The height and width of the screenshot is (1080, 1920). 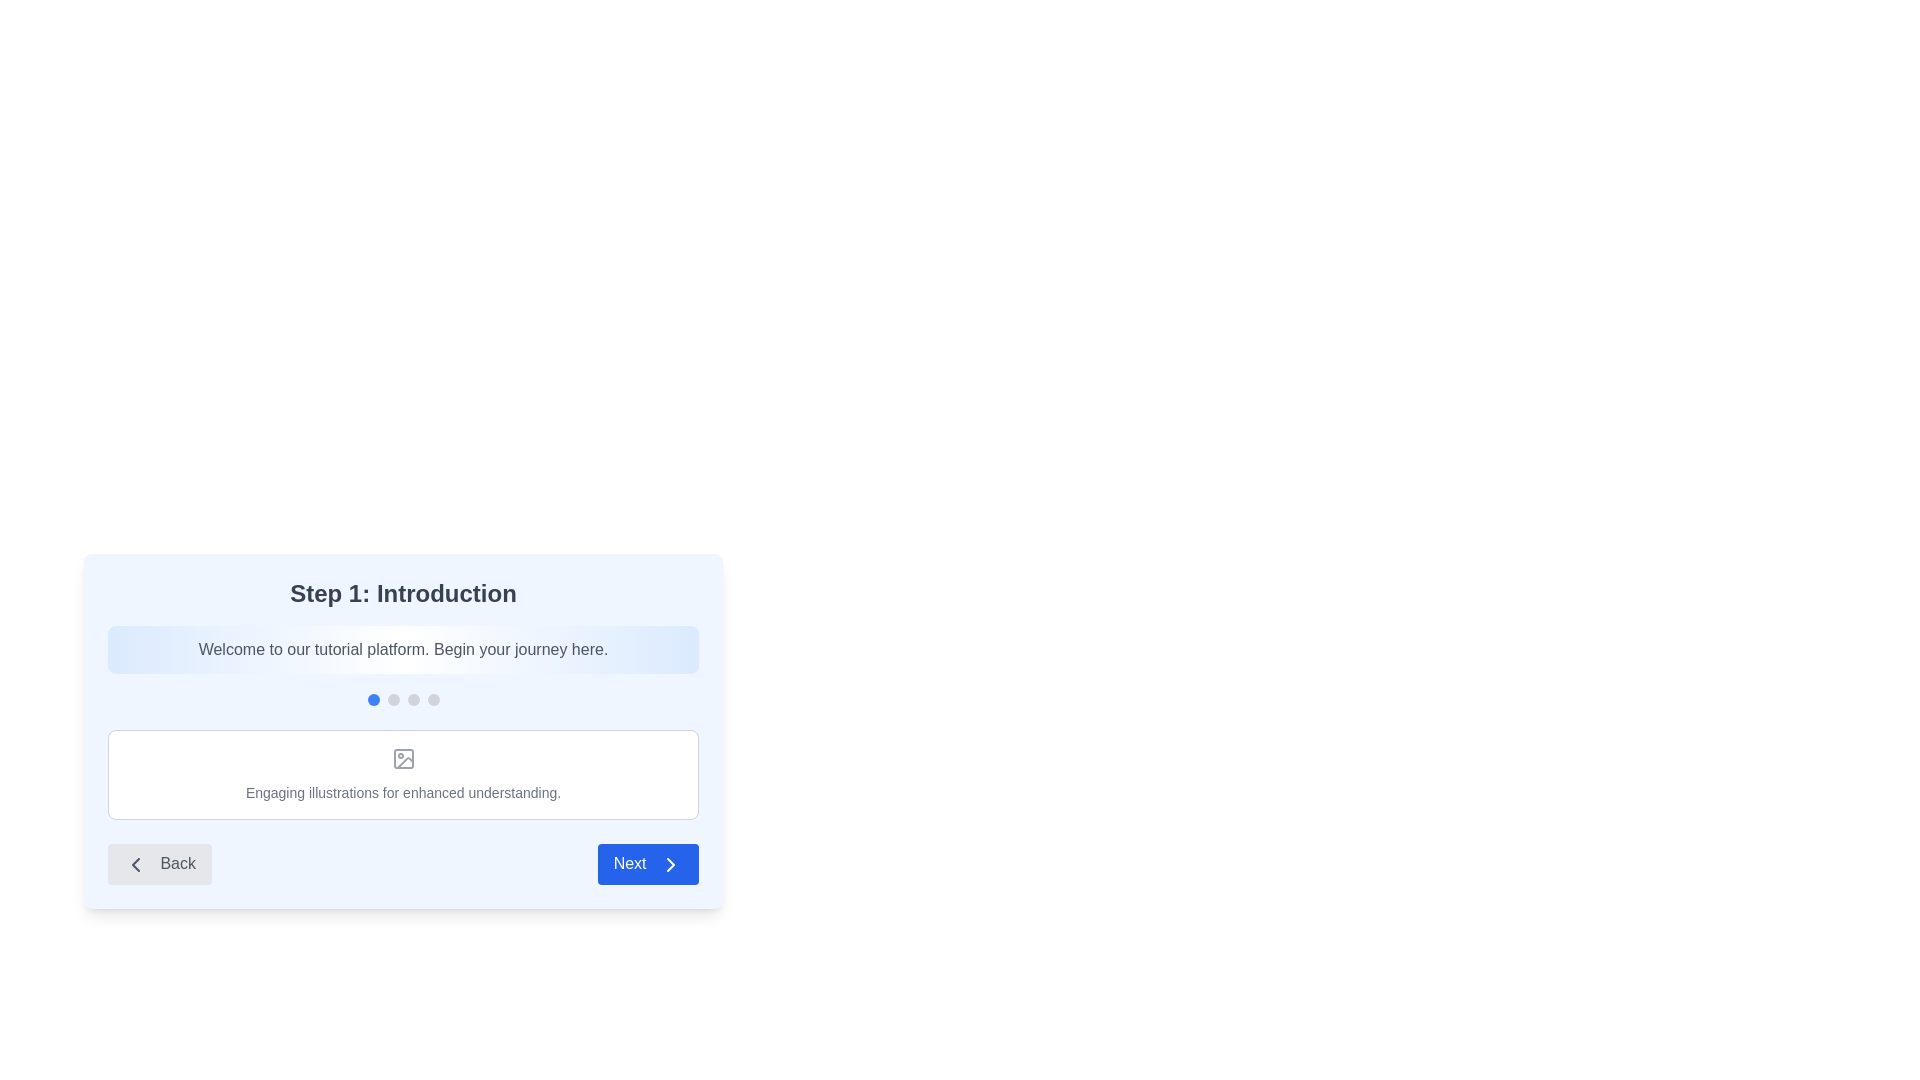 What do you see at coordinates (402, 698) in the screenshot?
I see `the blue navigation dot representing the first step in the sequence, located below the welcome text and above the illustrations area` at bounding box center [402, 698].